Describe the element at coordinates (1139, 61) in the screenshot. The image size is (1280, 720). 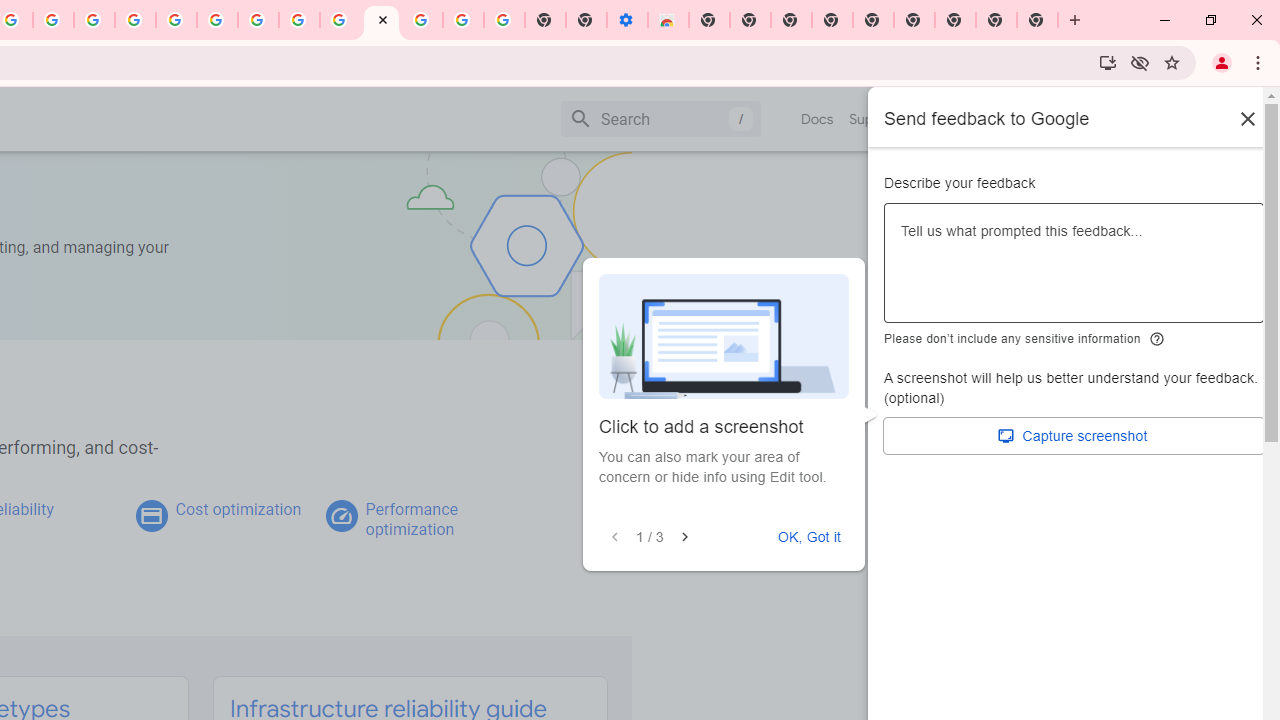
I see `'Third-party cookies blocked'` at that location.